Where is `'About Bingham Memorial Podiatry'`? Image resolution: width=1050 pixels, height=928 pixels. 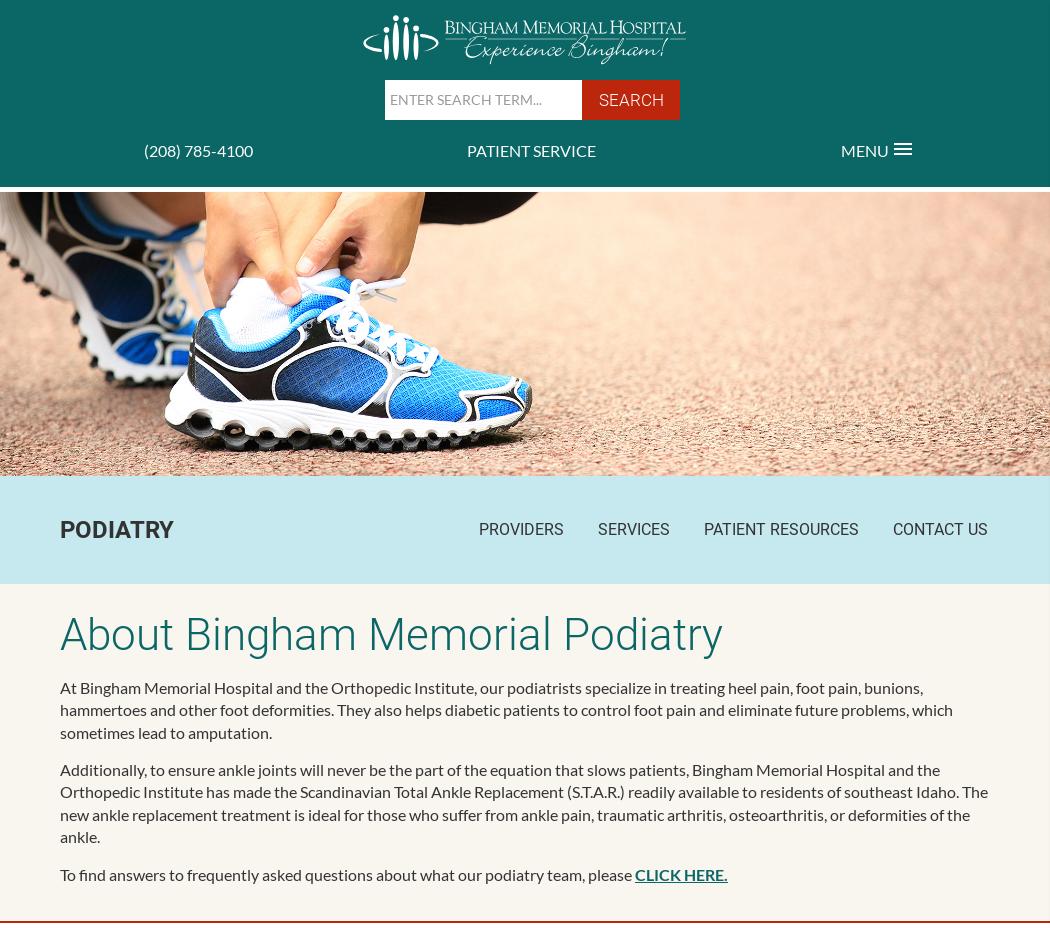
'About Bingham Memorial Podiatry' is located at coordinates (391, 635).